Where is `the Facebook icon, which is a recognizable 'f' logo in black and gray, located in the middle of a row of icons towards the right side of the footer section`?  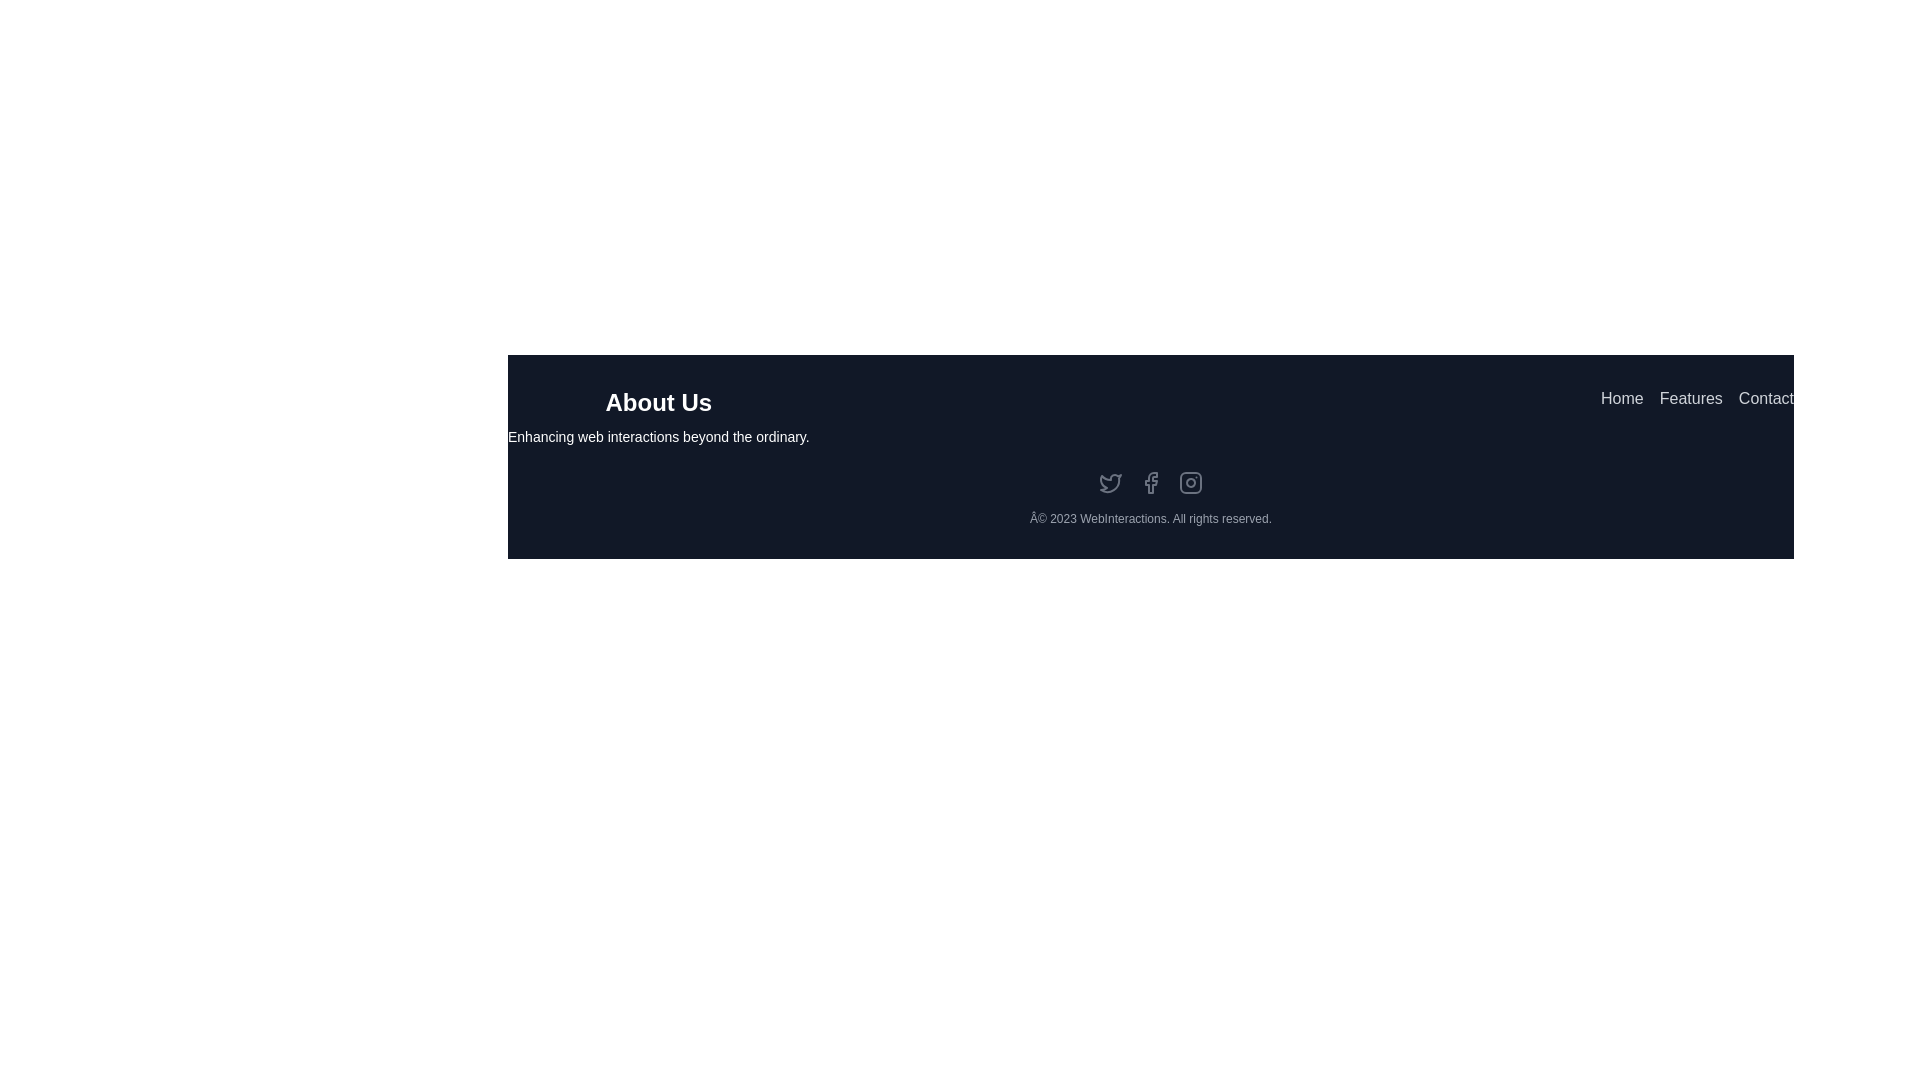 the Facebook icon, which is a recognizable 'f' logo in black and gray, located in the middle of a row of icons towards the right side of the footer section is located at coordinates (1151, 482).